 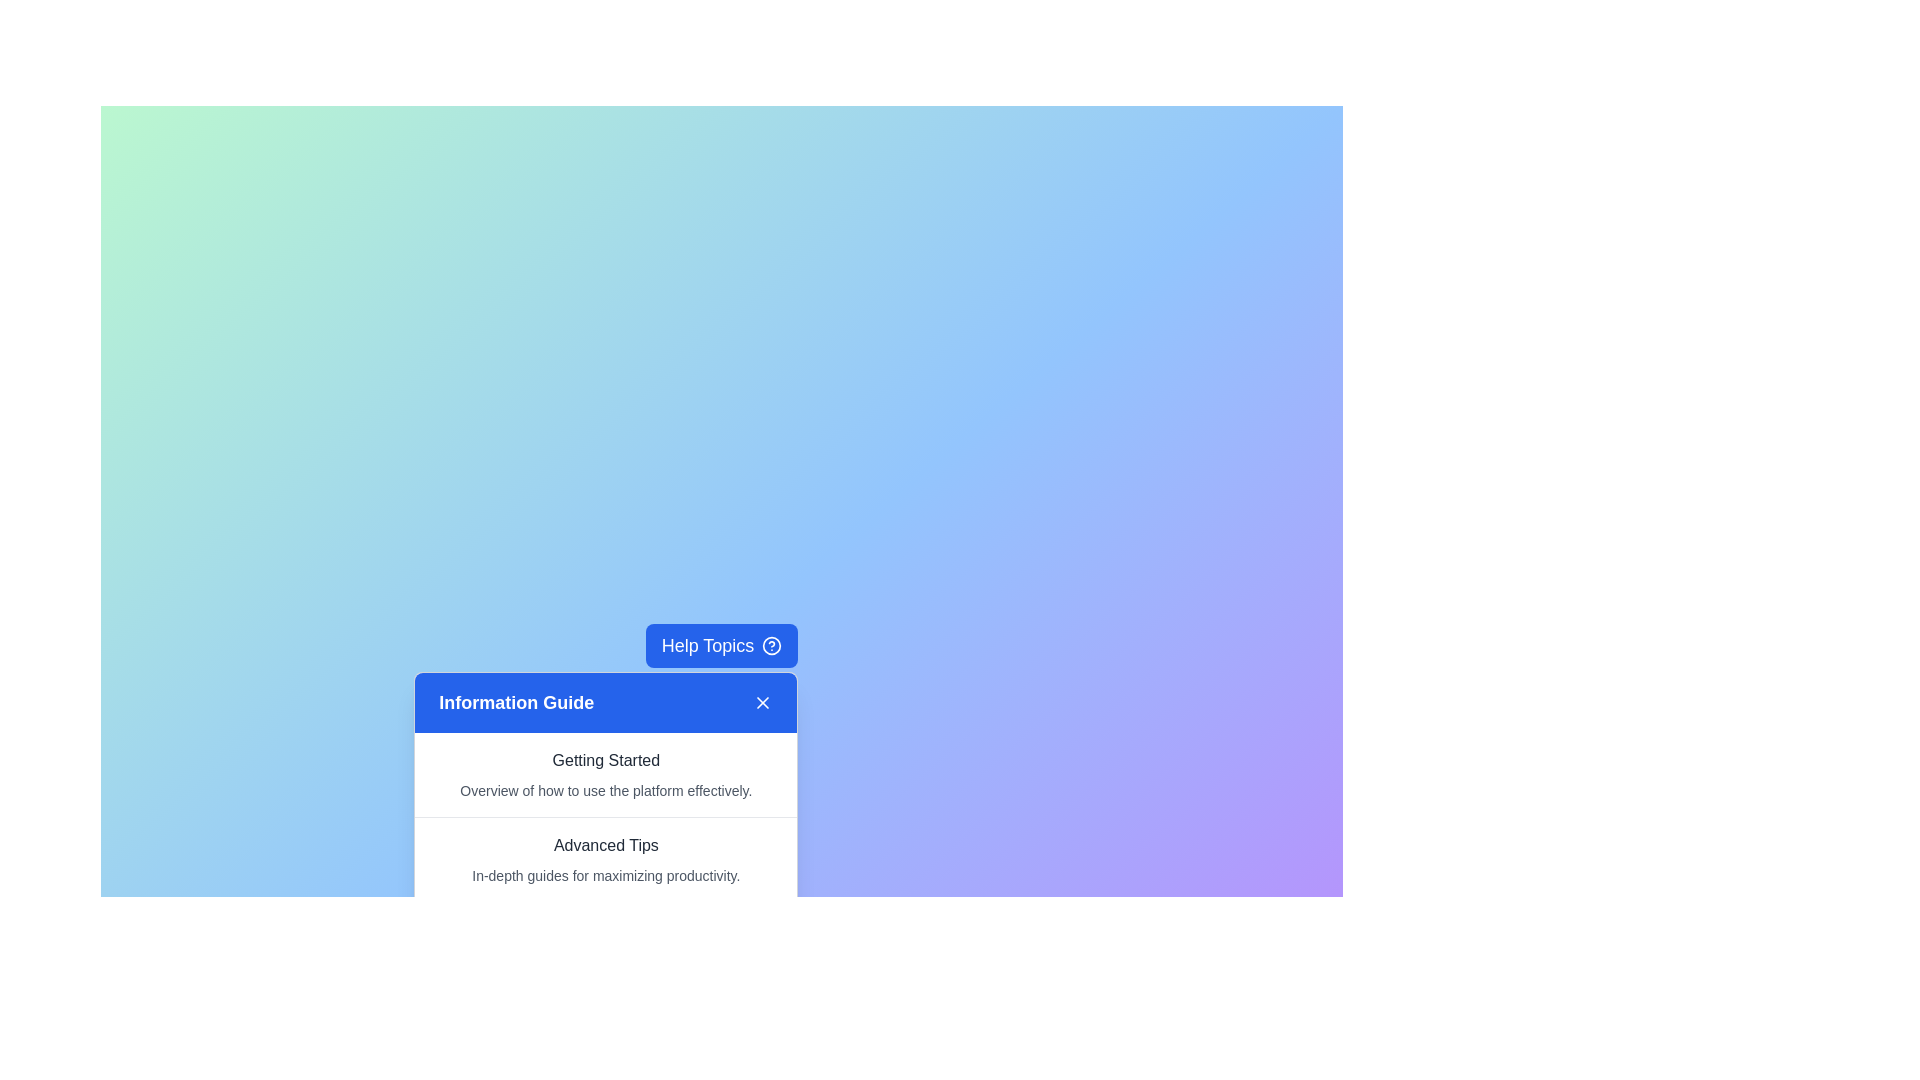 I want to click on descriptive subtitle text located beneath the 'Advanced Tips' heading in the 'Information Guide' popup, so click(x=605, y=874).